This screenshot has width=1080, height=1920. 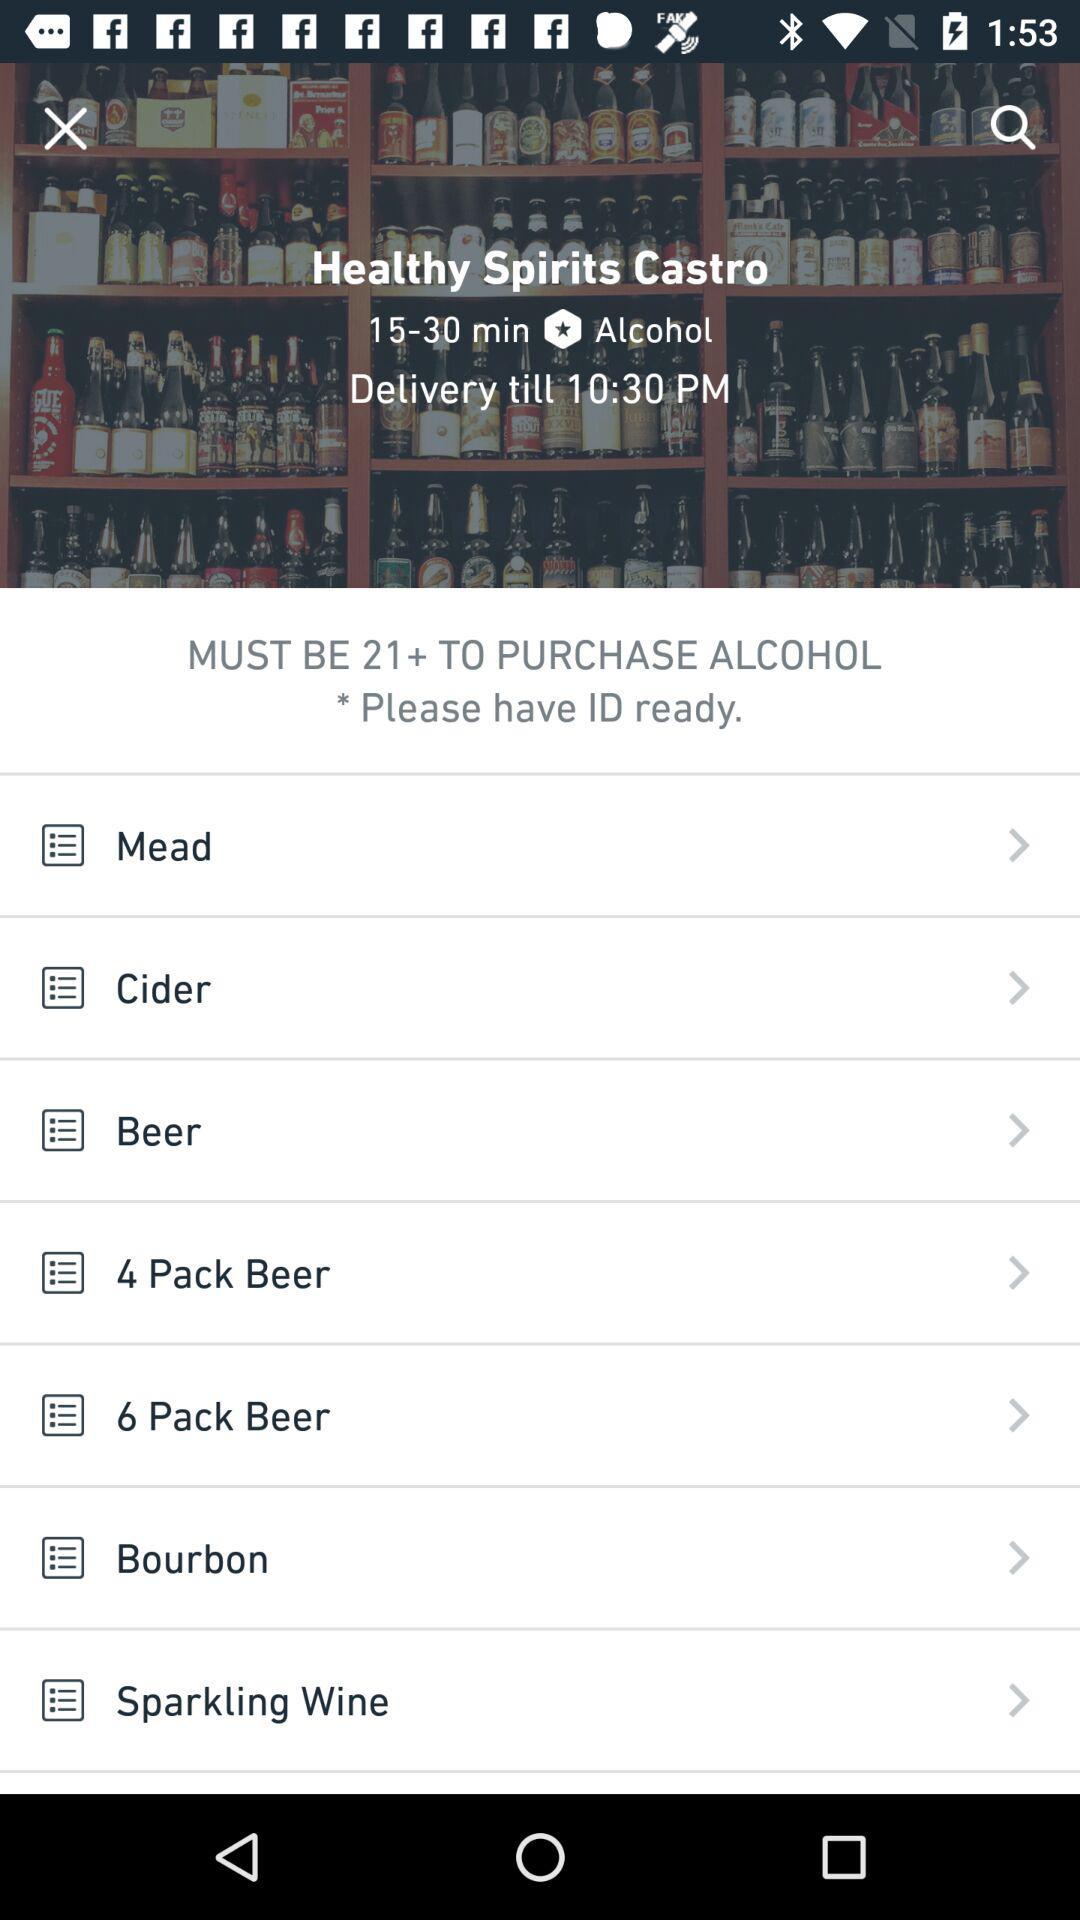 What do you see at coordinates (1014, 127) in the screenshot?
I see `search icon` at bounding box center [1014, 127].